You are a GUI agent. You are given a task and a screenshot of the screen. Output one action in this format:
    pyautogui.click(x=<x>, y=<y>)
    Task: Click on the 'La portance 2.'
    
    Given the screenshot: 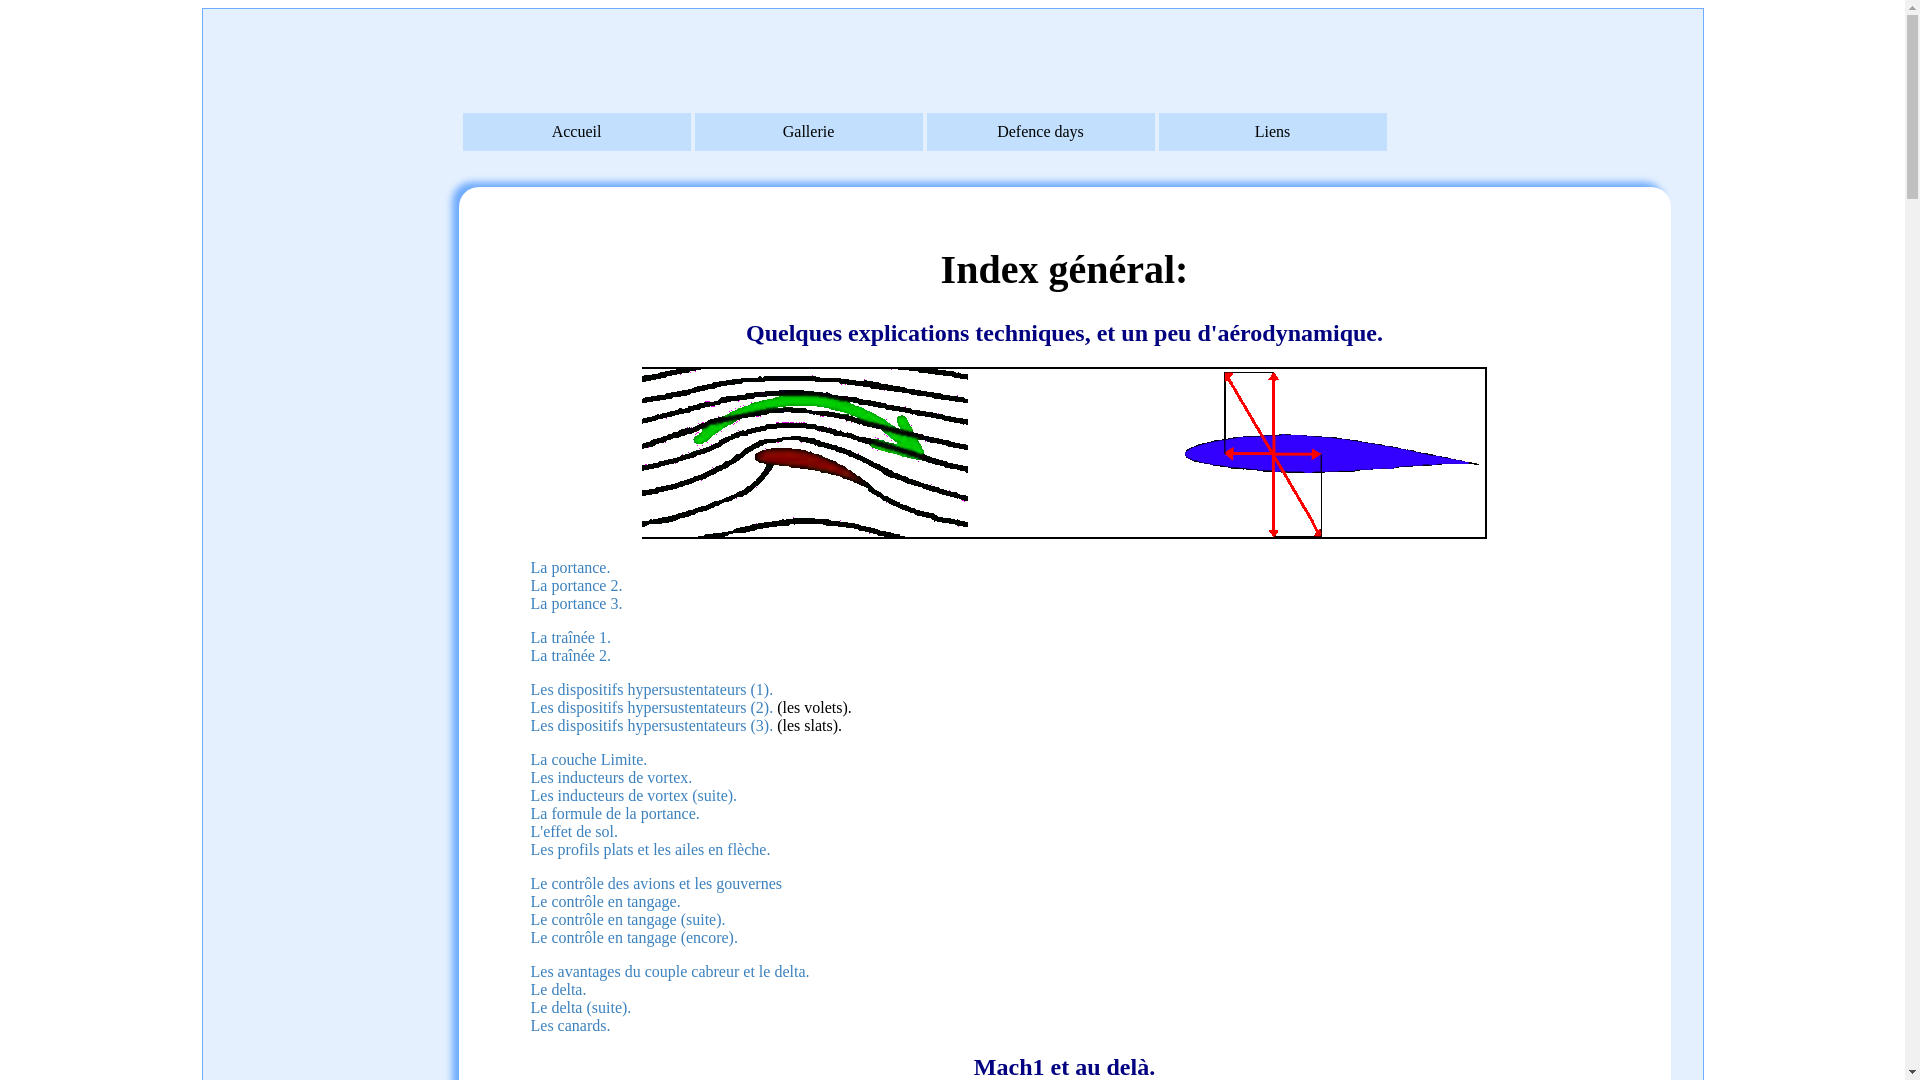 What is the action you would take?
    pyautogui.click(x=575, y=584)
    